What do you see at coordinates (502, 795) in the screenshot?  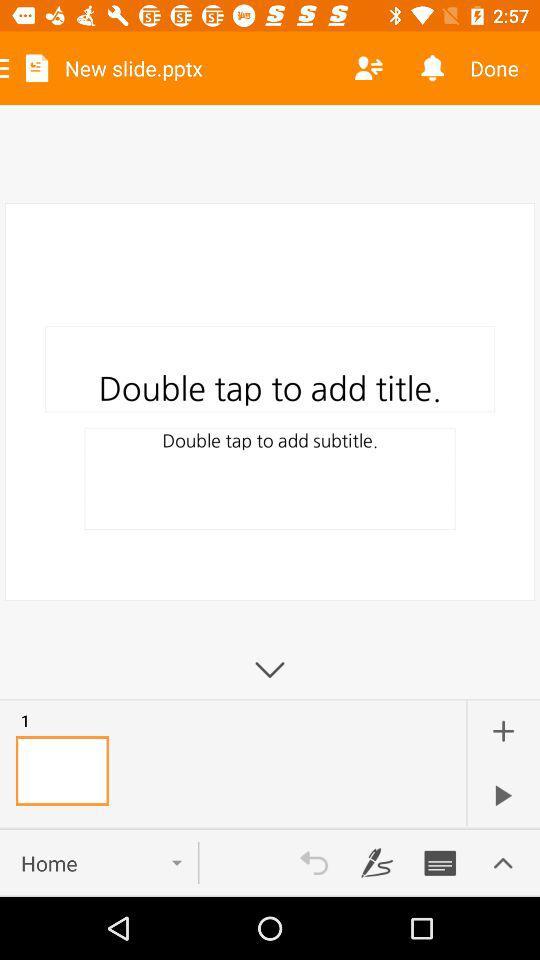 I see `the play icon` at bounding box center [502, 795].